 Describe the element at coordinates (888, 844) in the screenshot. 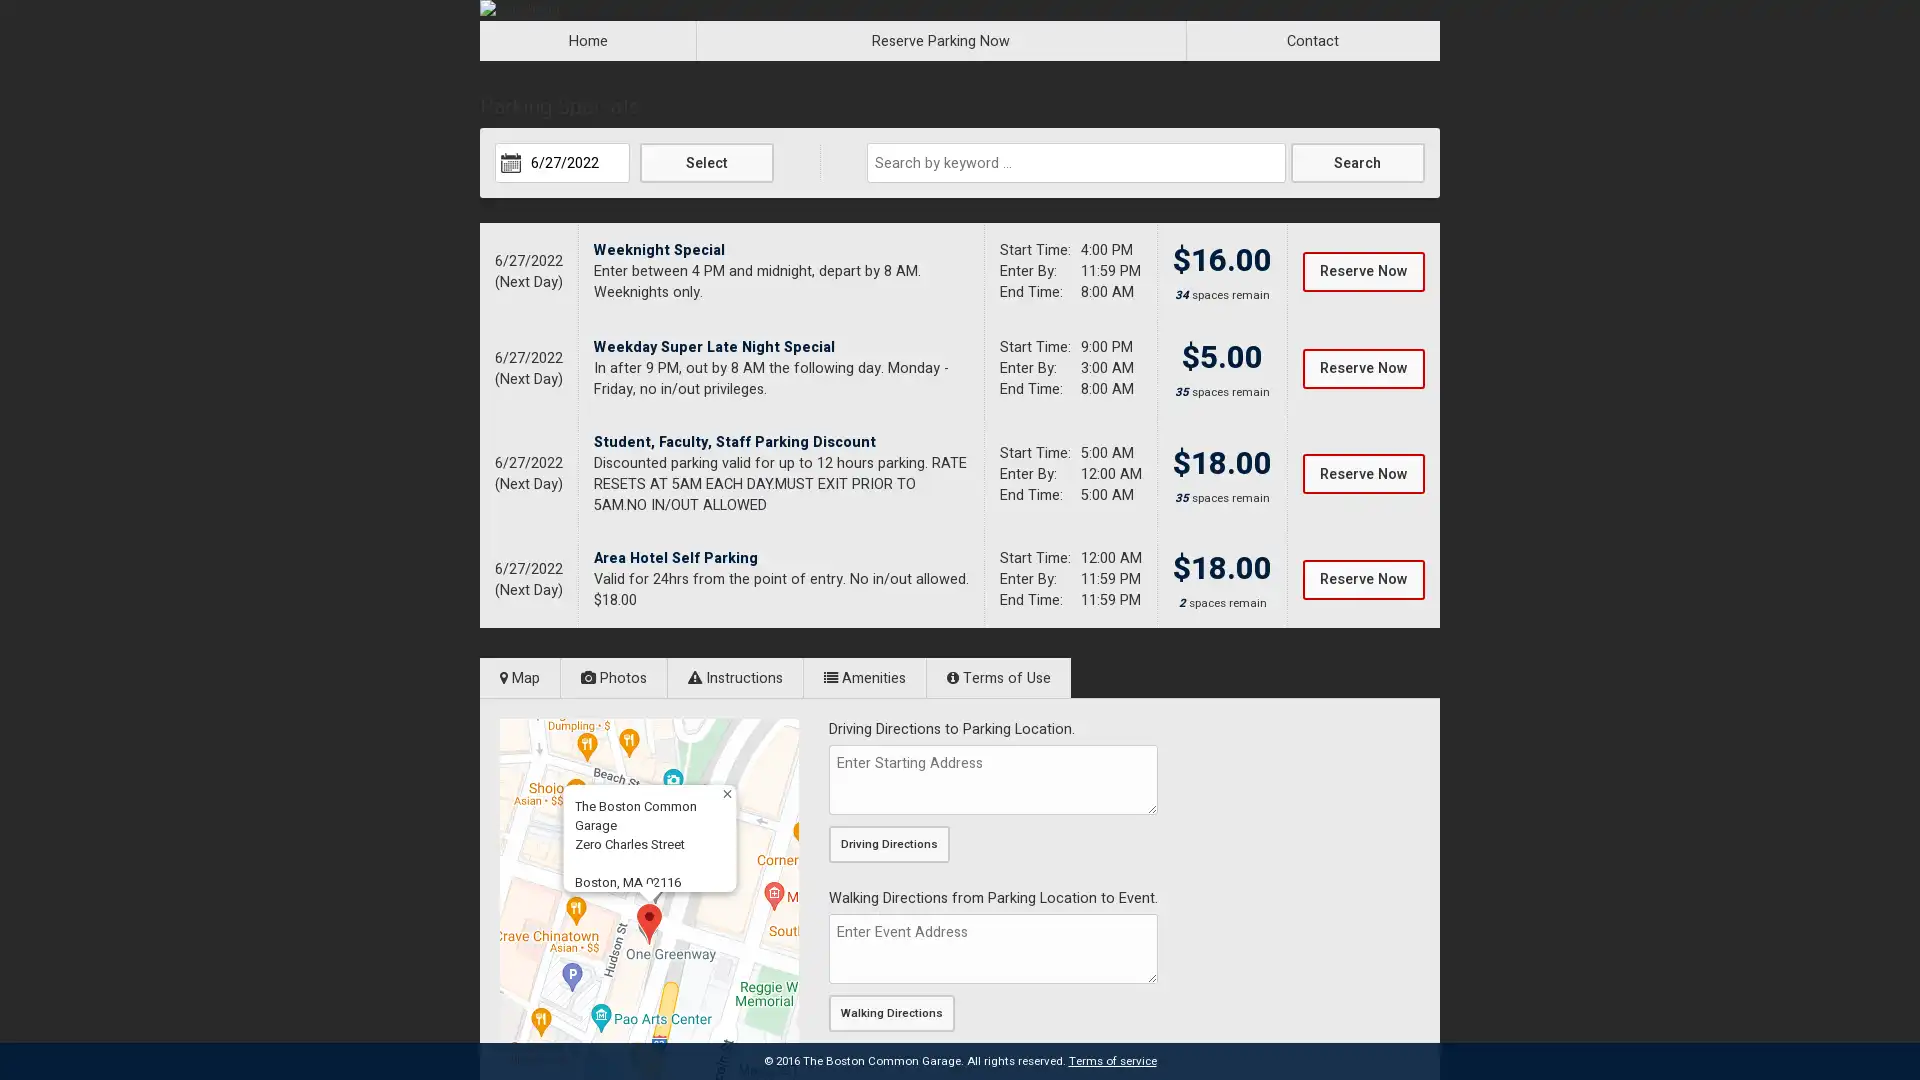

I see `Driving Directions` at that location.